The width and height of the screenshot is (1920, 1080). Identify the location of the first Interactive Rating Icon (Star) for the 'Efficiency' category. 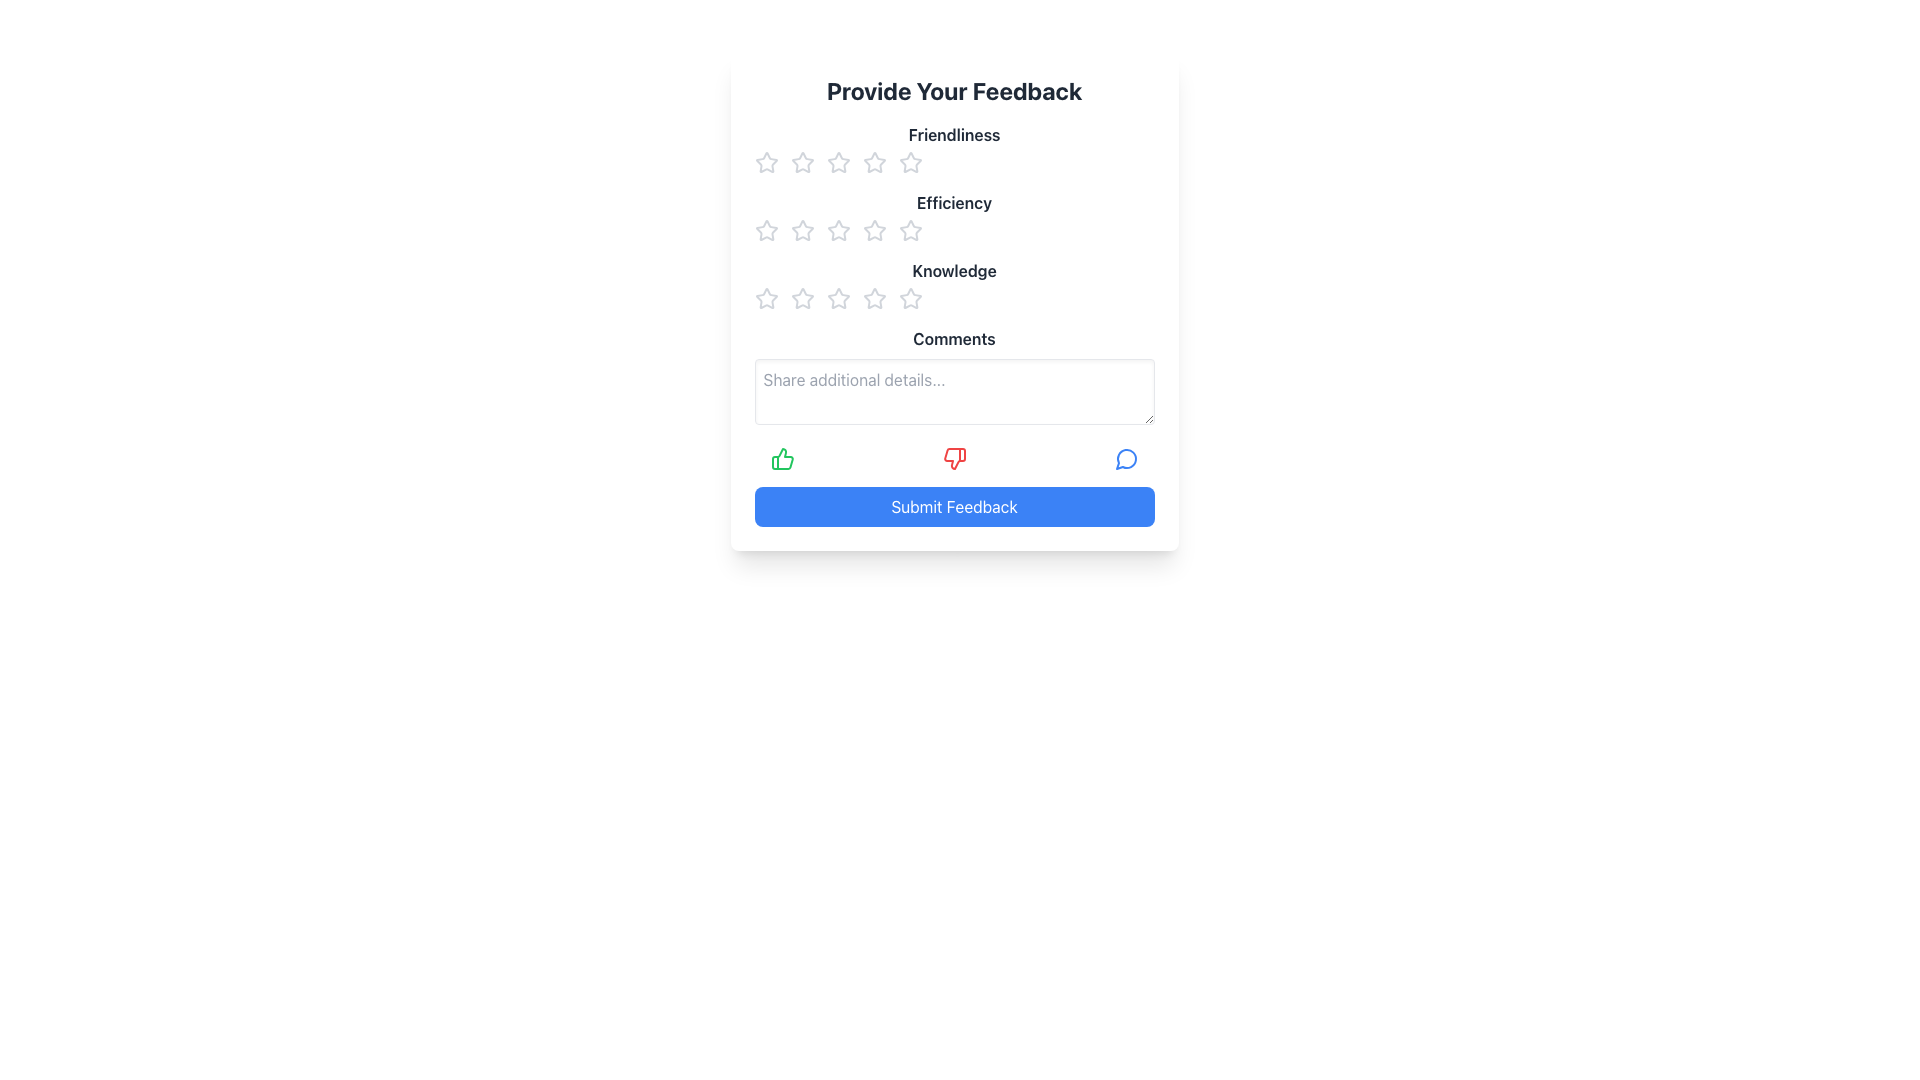
(765, 230).